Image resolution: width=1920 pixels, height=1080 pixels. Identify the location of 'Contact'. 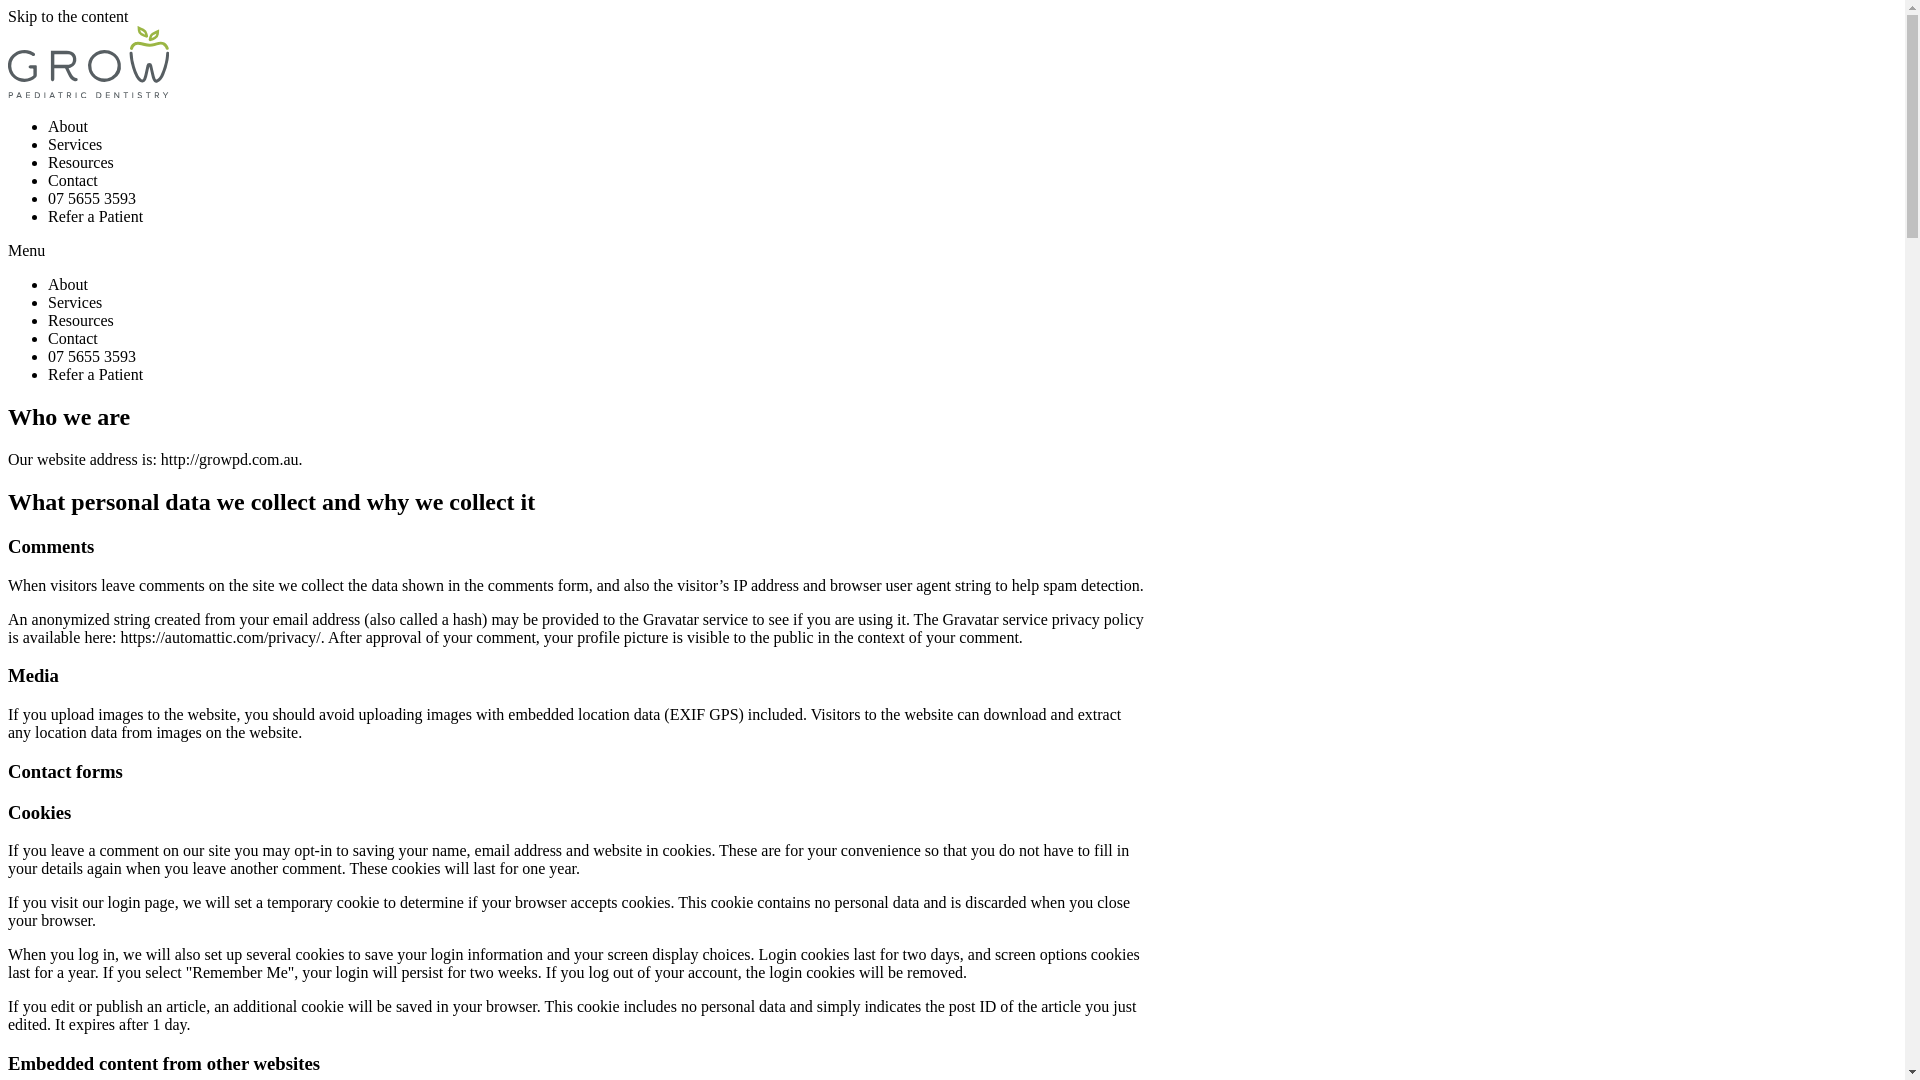
(48, 337).